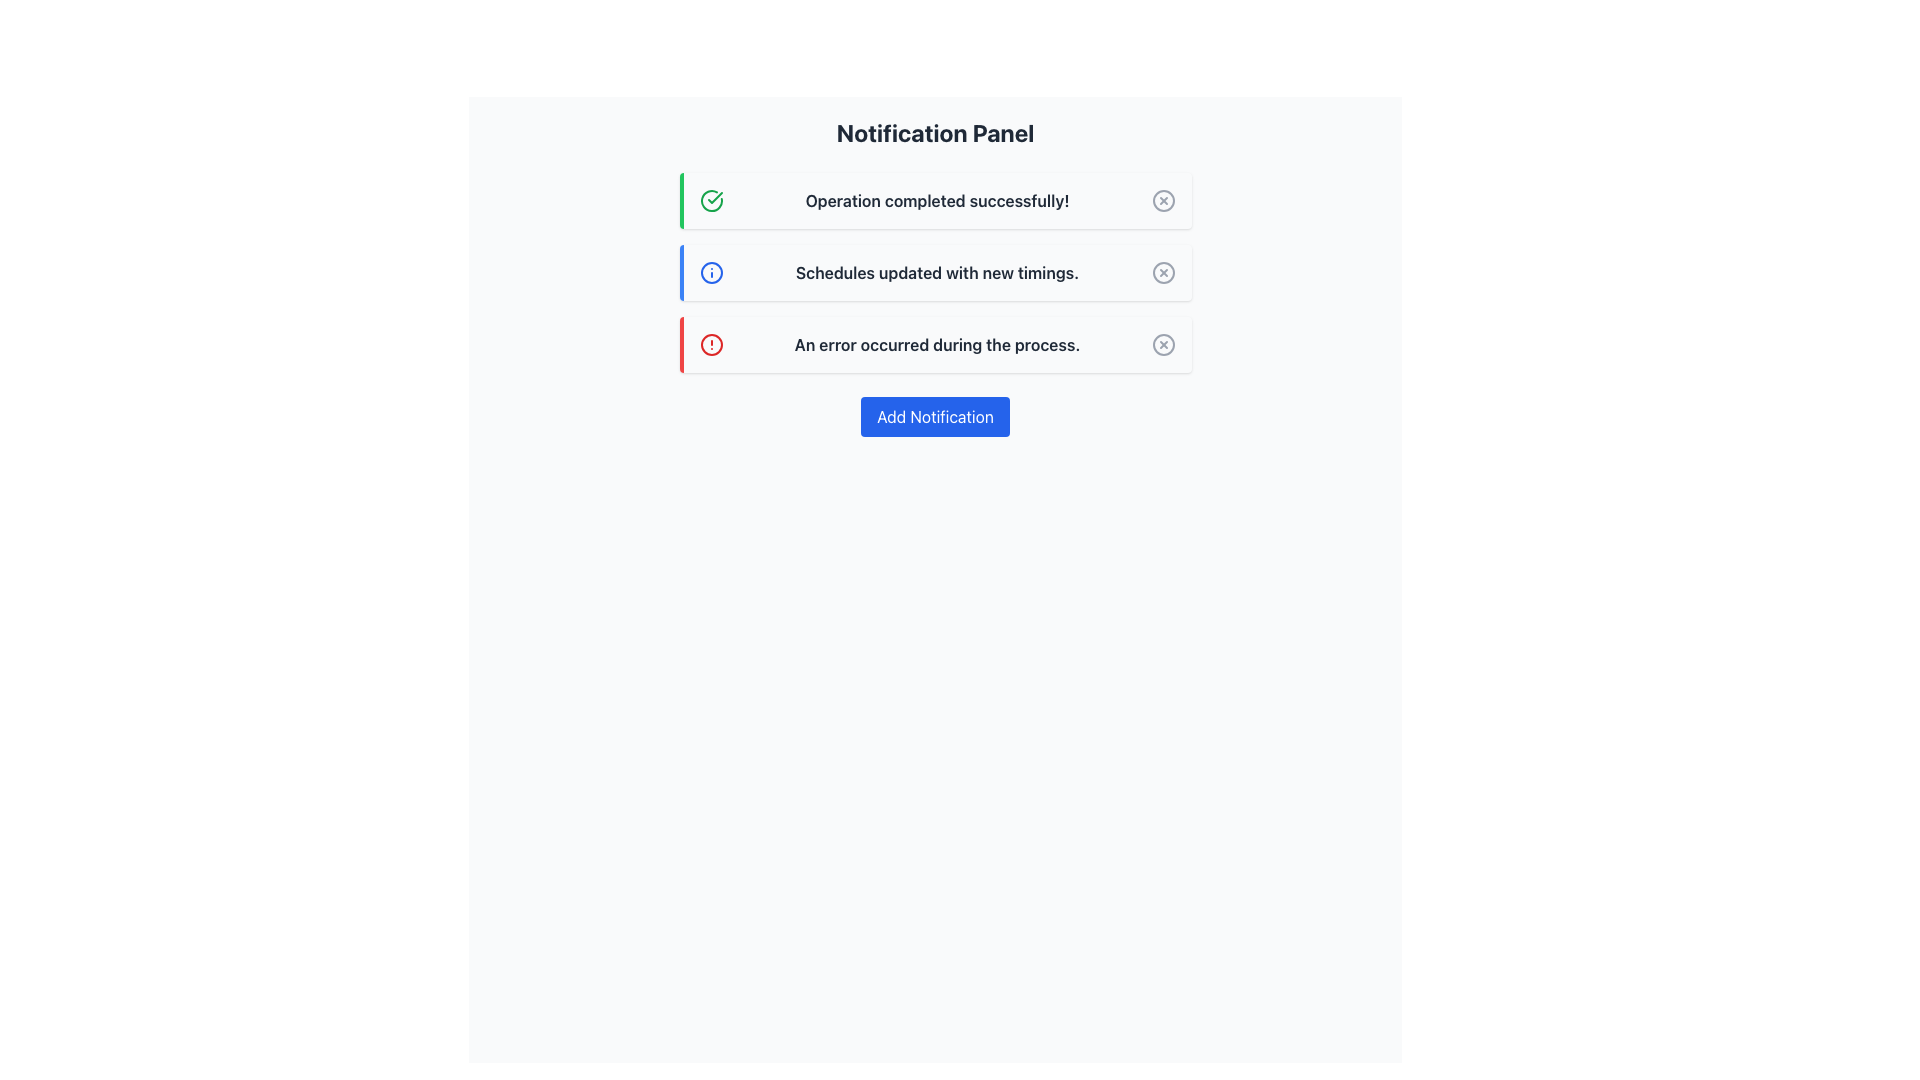  Describe the element at coordinates (936, 200) in the screenshot. I see `the static text display that provides feedback about a successful operation, positioned at the center of the notification card, between the green checkmark icon and the dismiss button` at that location.